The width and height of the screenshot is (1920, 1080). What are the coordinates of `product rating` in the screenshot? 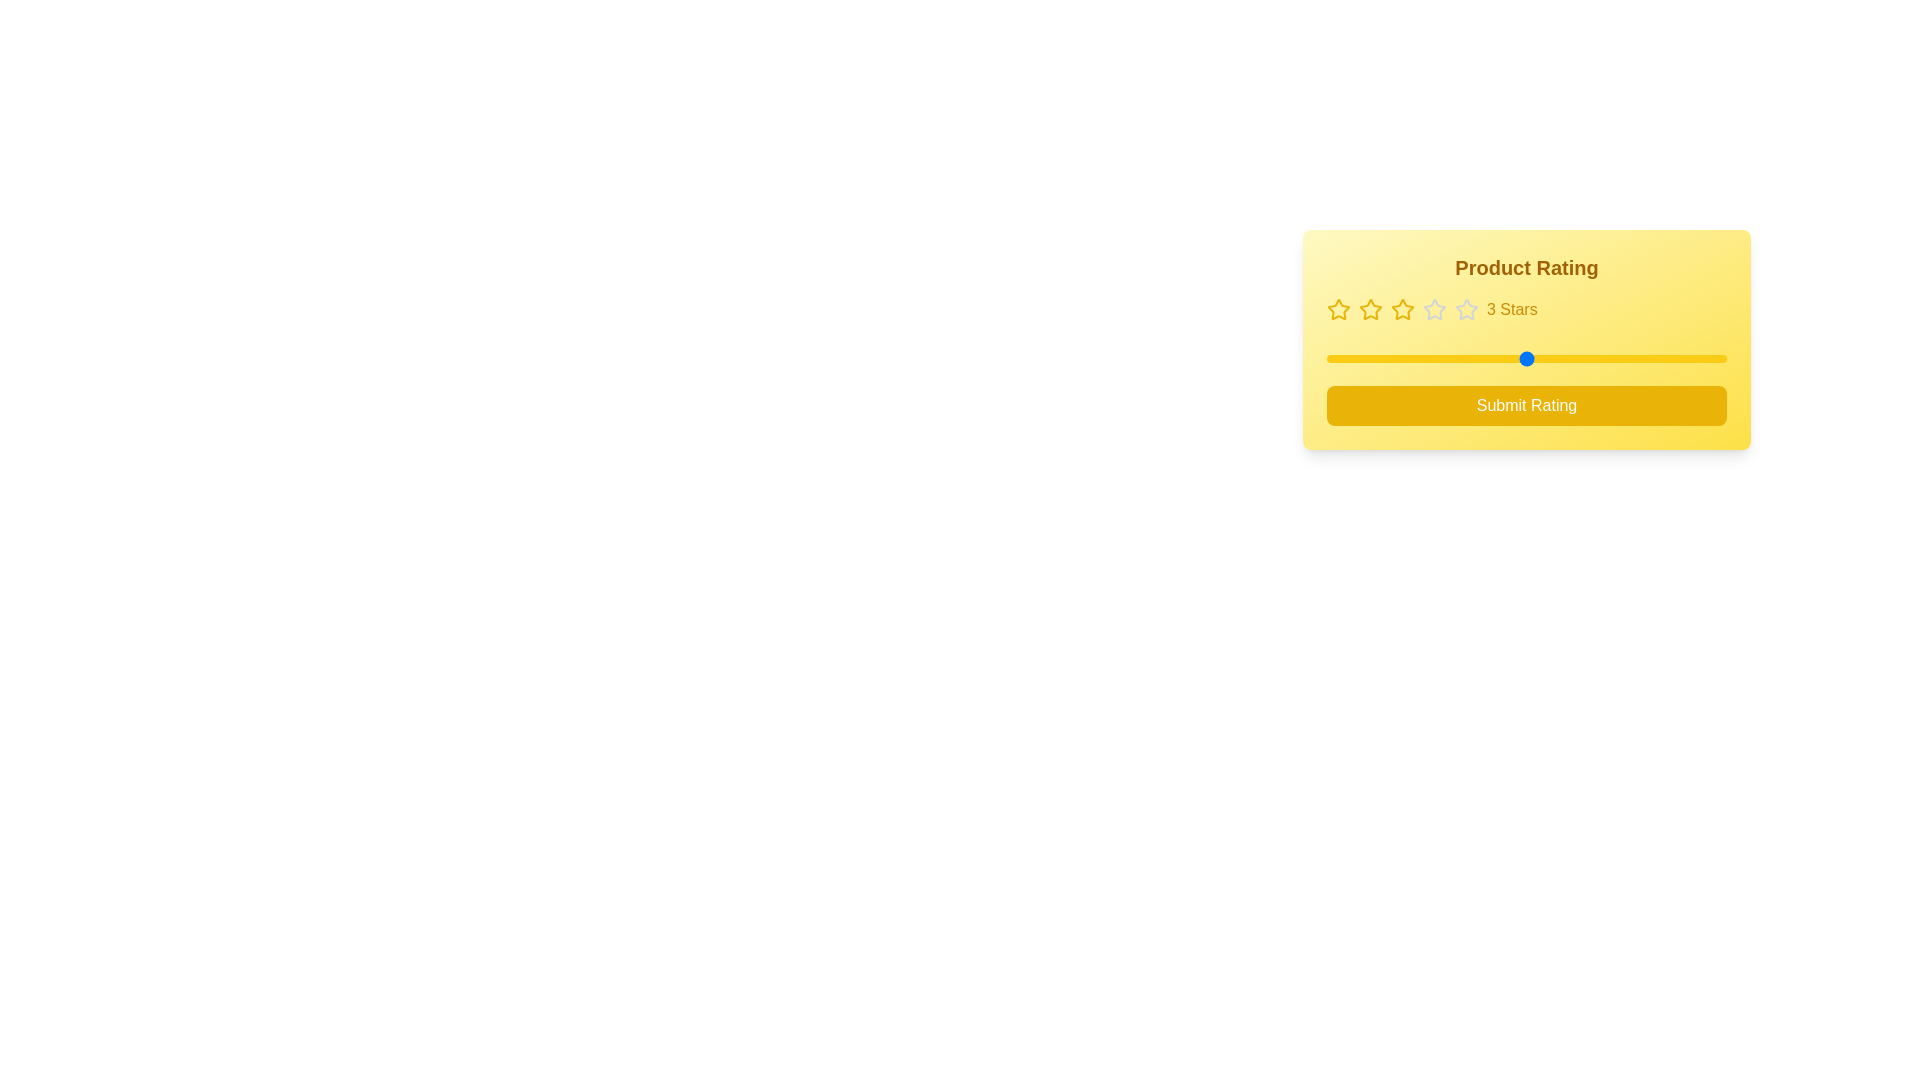 It's located at (1425, 357).